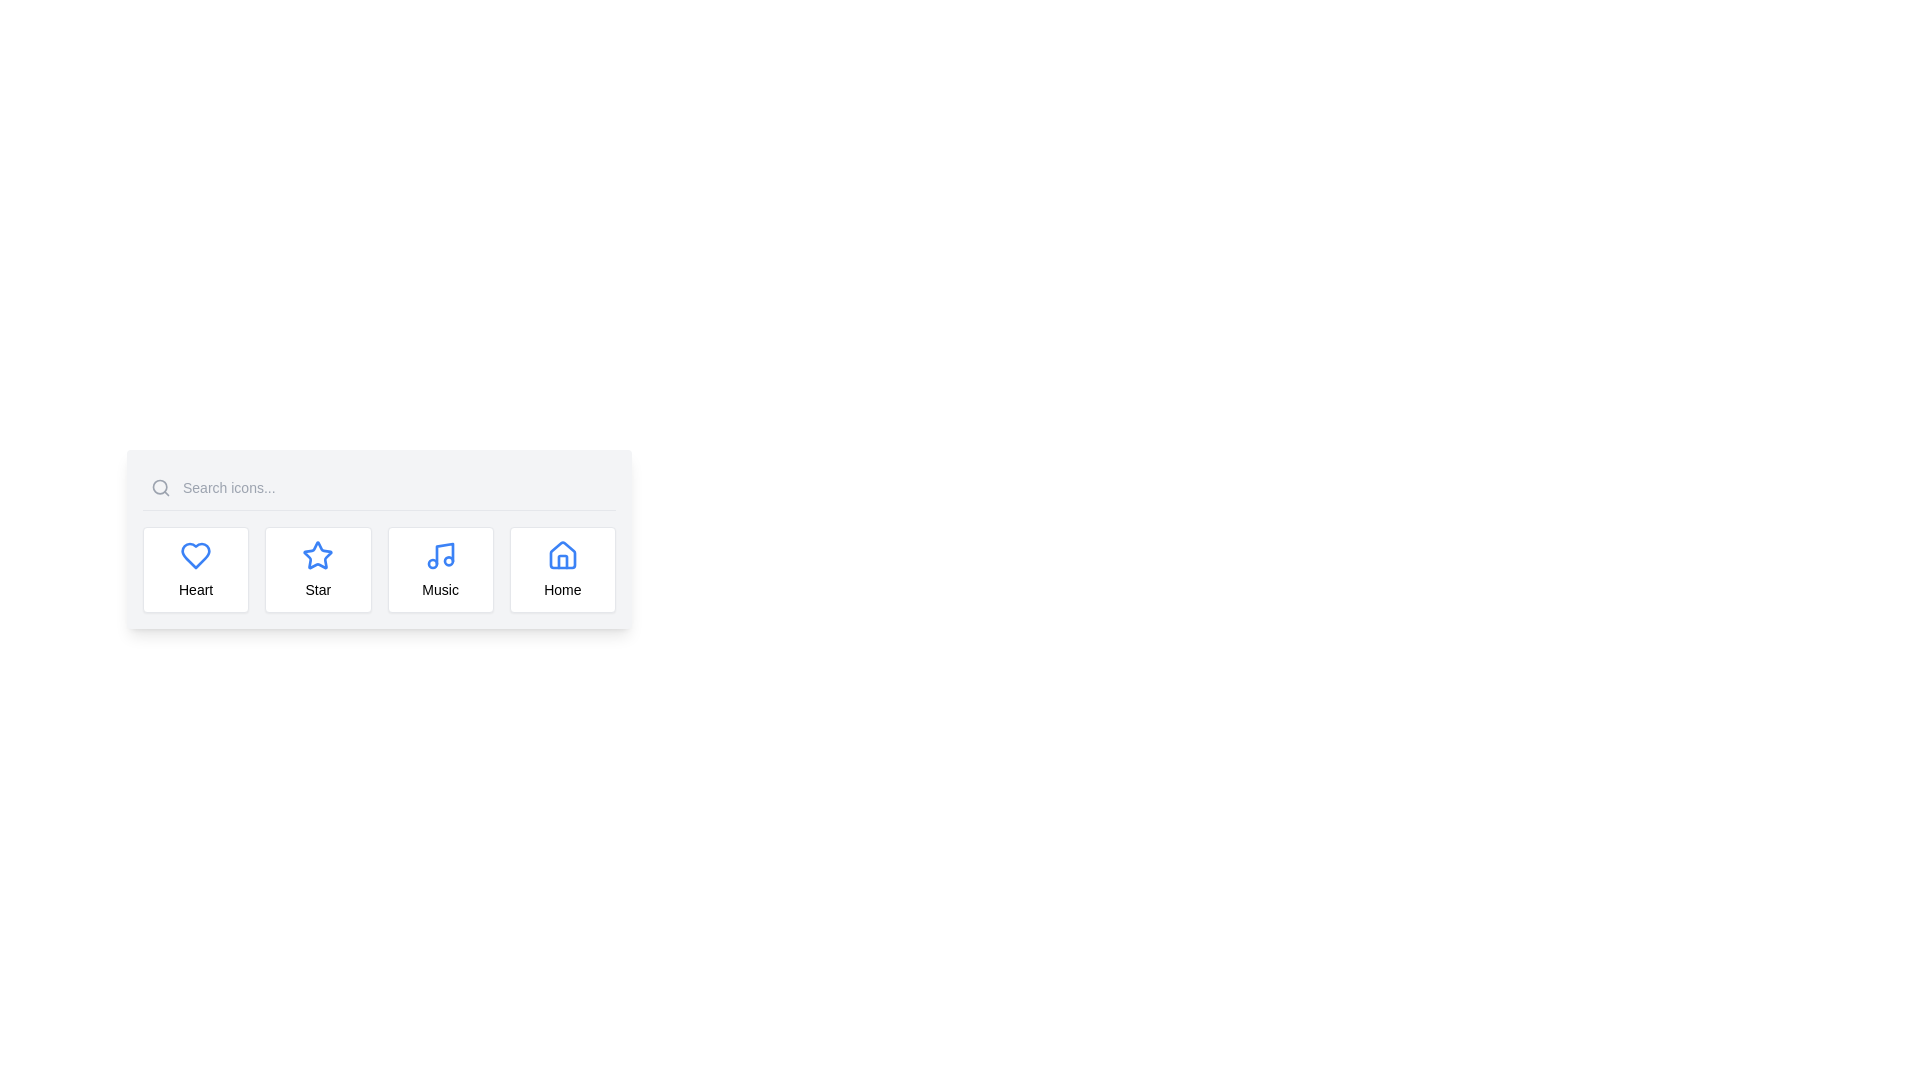  Describe the element at coordinates (317, 570) in the screenshot. I see `the 'Star' icon button located in the grid layout, which is the second element from the left` at that location.